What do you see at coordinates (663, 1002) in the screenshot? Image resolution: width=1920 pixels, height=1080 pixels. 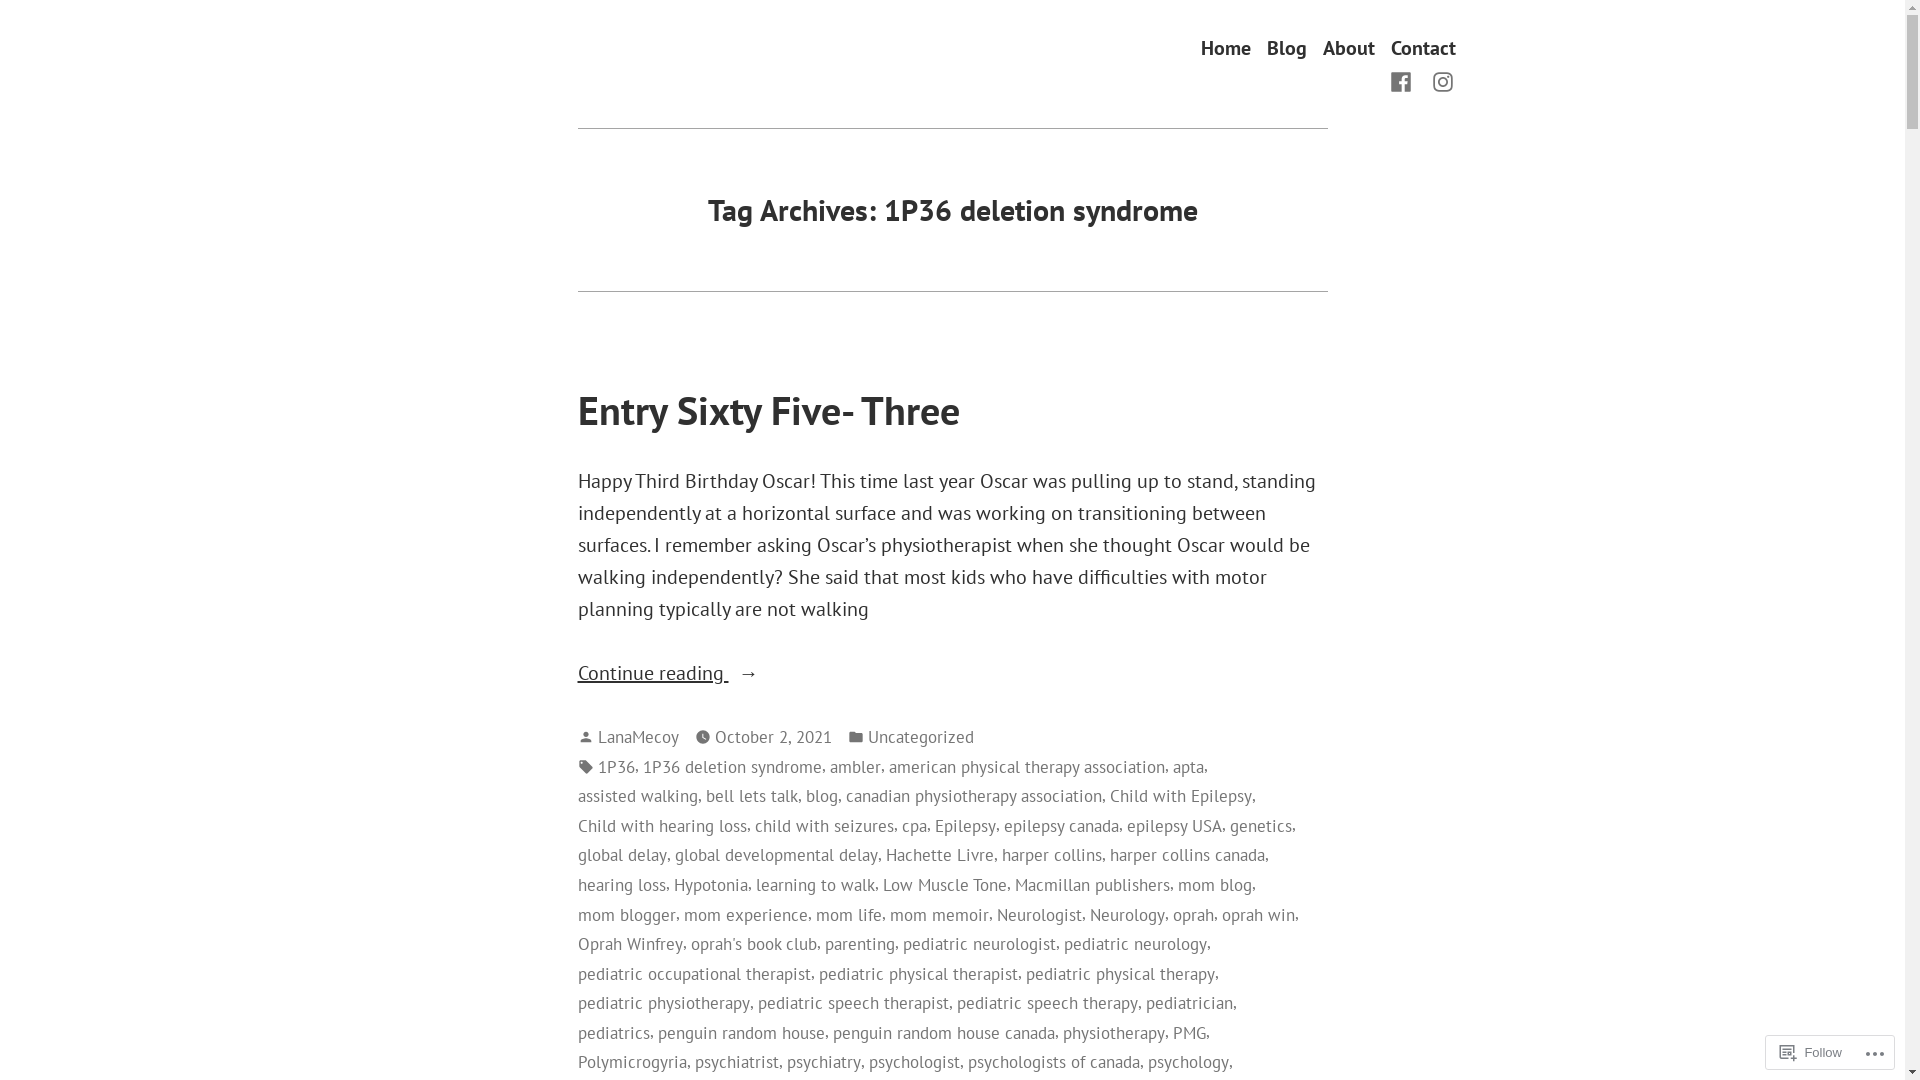 I see `'pediatric physiotherapy'` at bounding box center [663, 1002].